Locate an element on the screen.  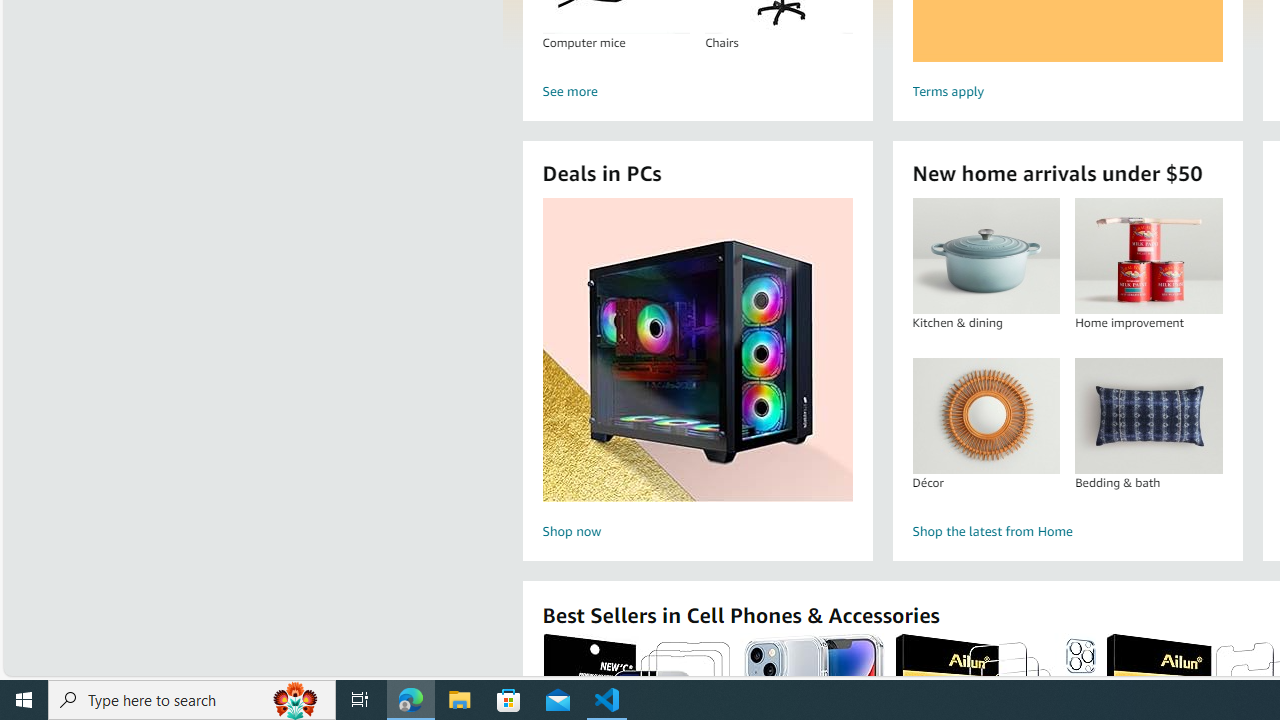
'Kitchen & dining' is located at coordinates (986, 255).